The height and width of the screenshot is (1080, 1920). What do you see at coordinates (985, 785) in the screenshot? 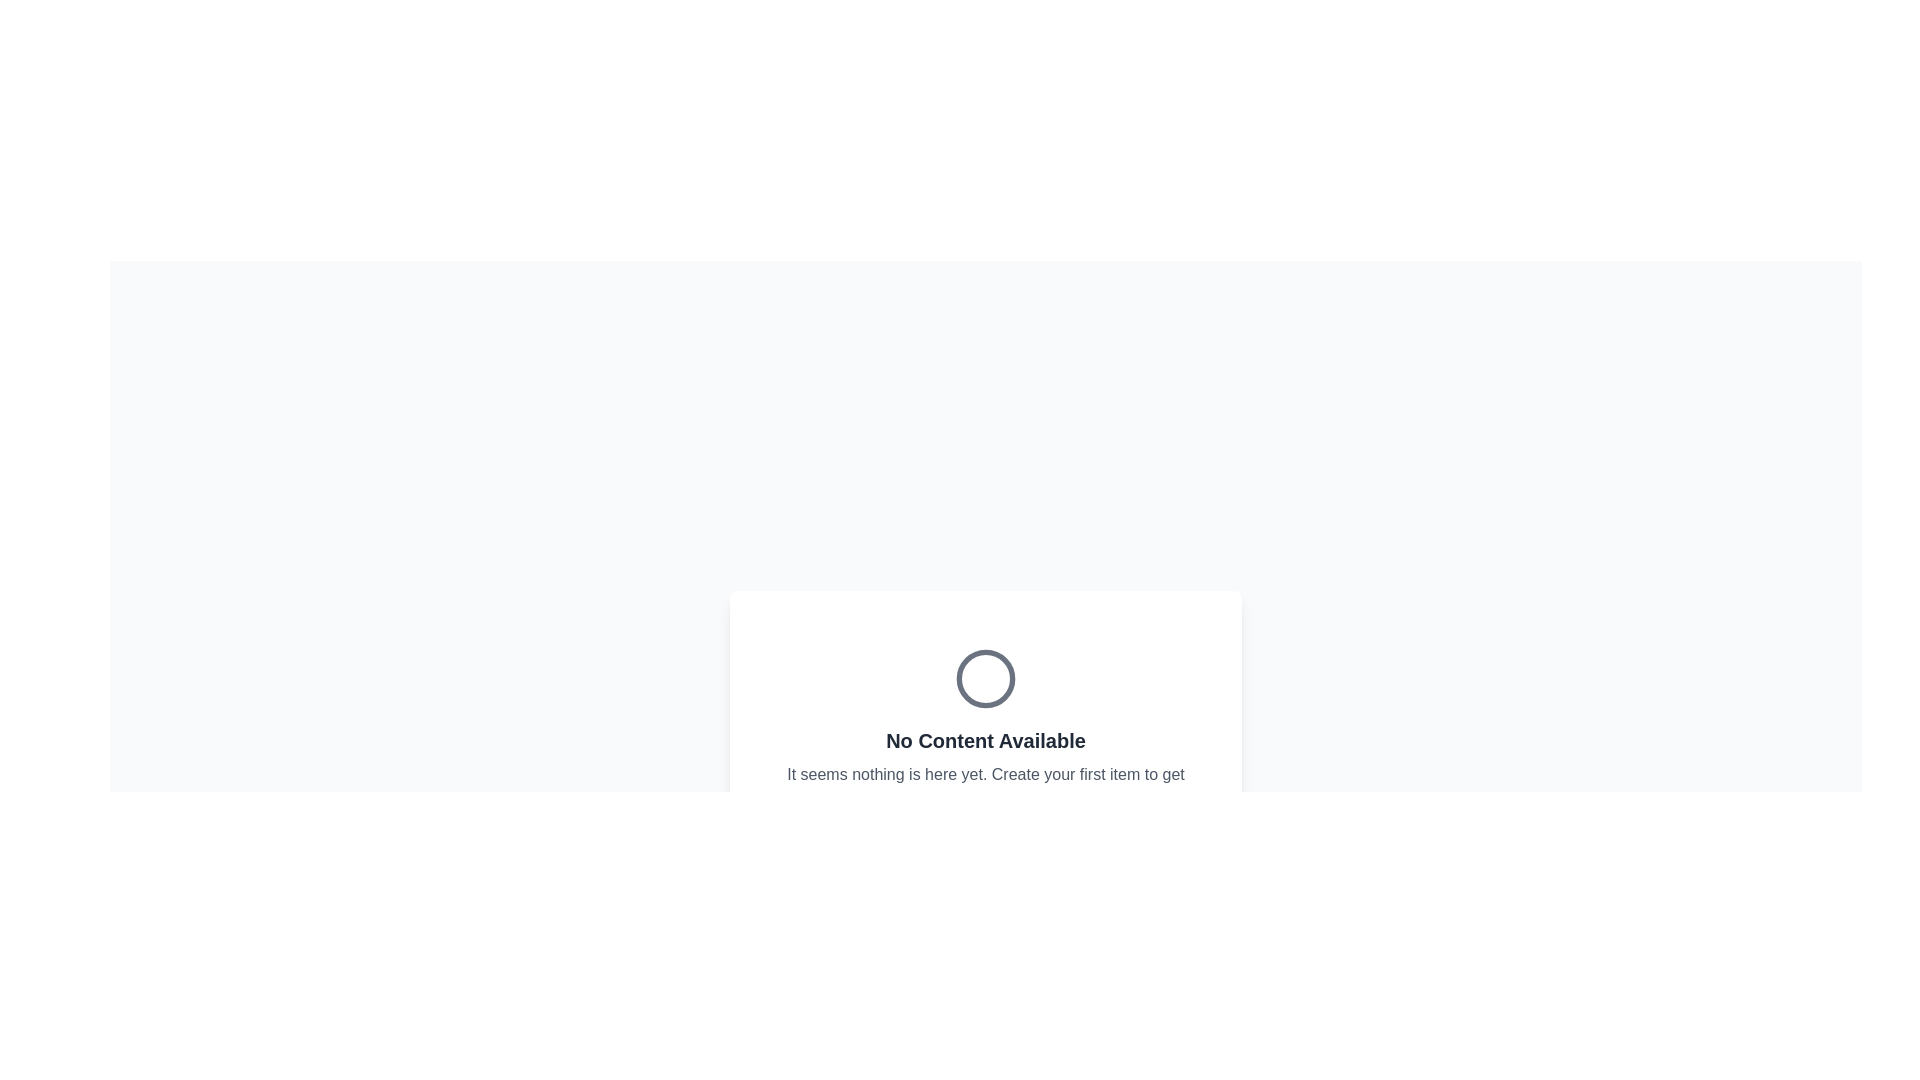
I see `the static text element that reads 'It seems nothing is here yet. Create your first item to get started!', which is styled in gray and positioned below the text 'No Content Available'` at bounding box center [985, 785].